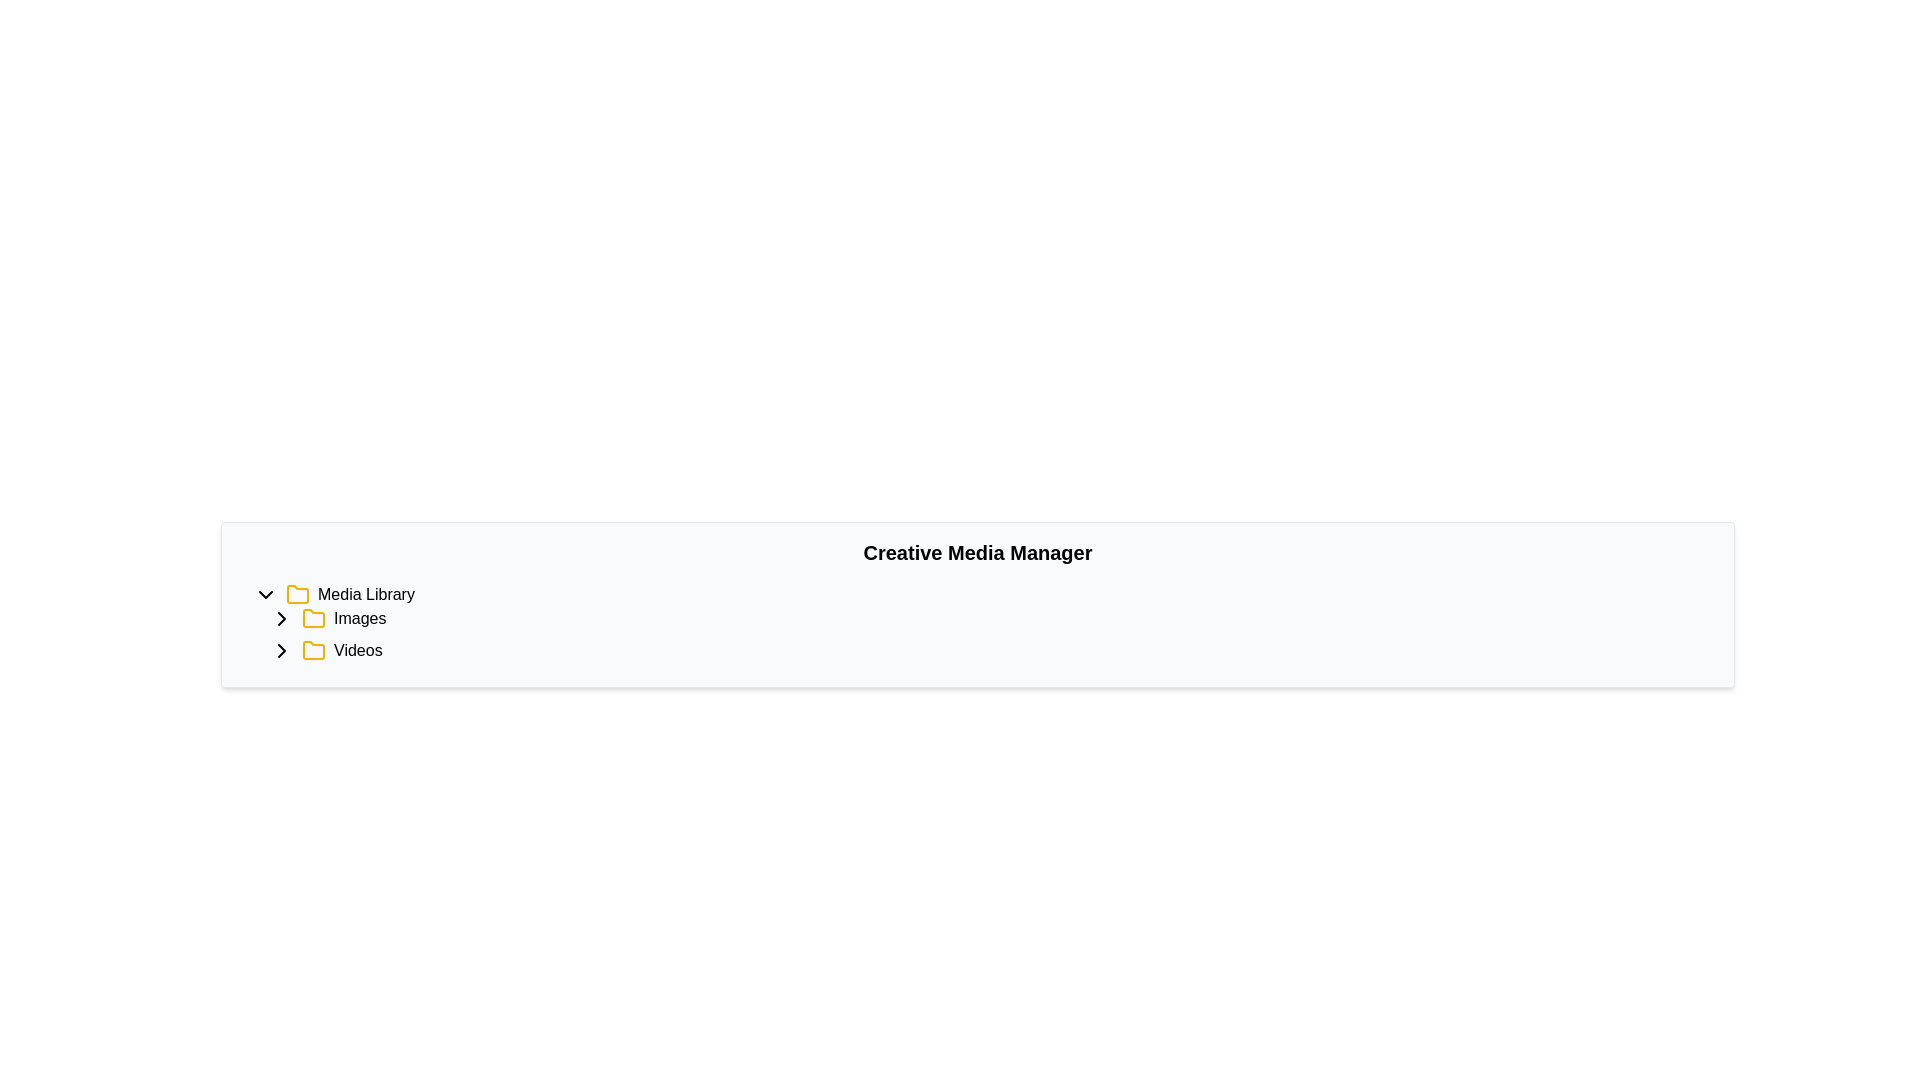 The width and height of the screenshot is (1920, 1080). Describe the element at coordinates (296, 593) in the screenshot. I see `the yellow folder icon located to the left of the 'Media Library' text label in the hierarchical navigation panel` at that location.